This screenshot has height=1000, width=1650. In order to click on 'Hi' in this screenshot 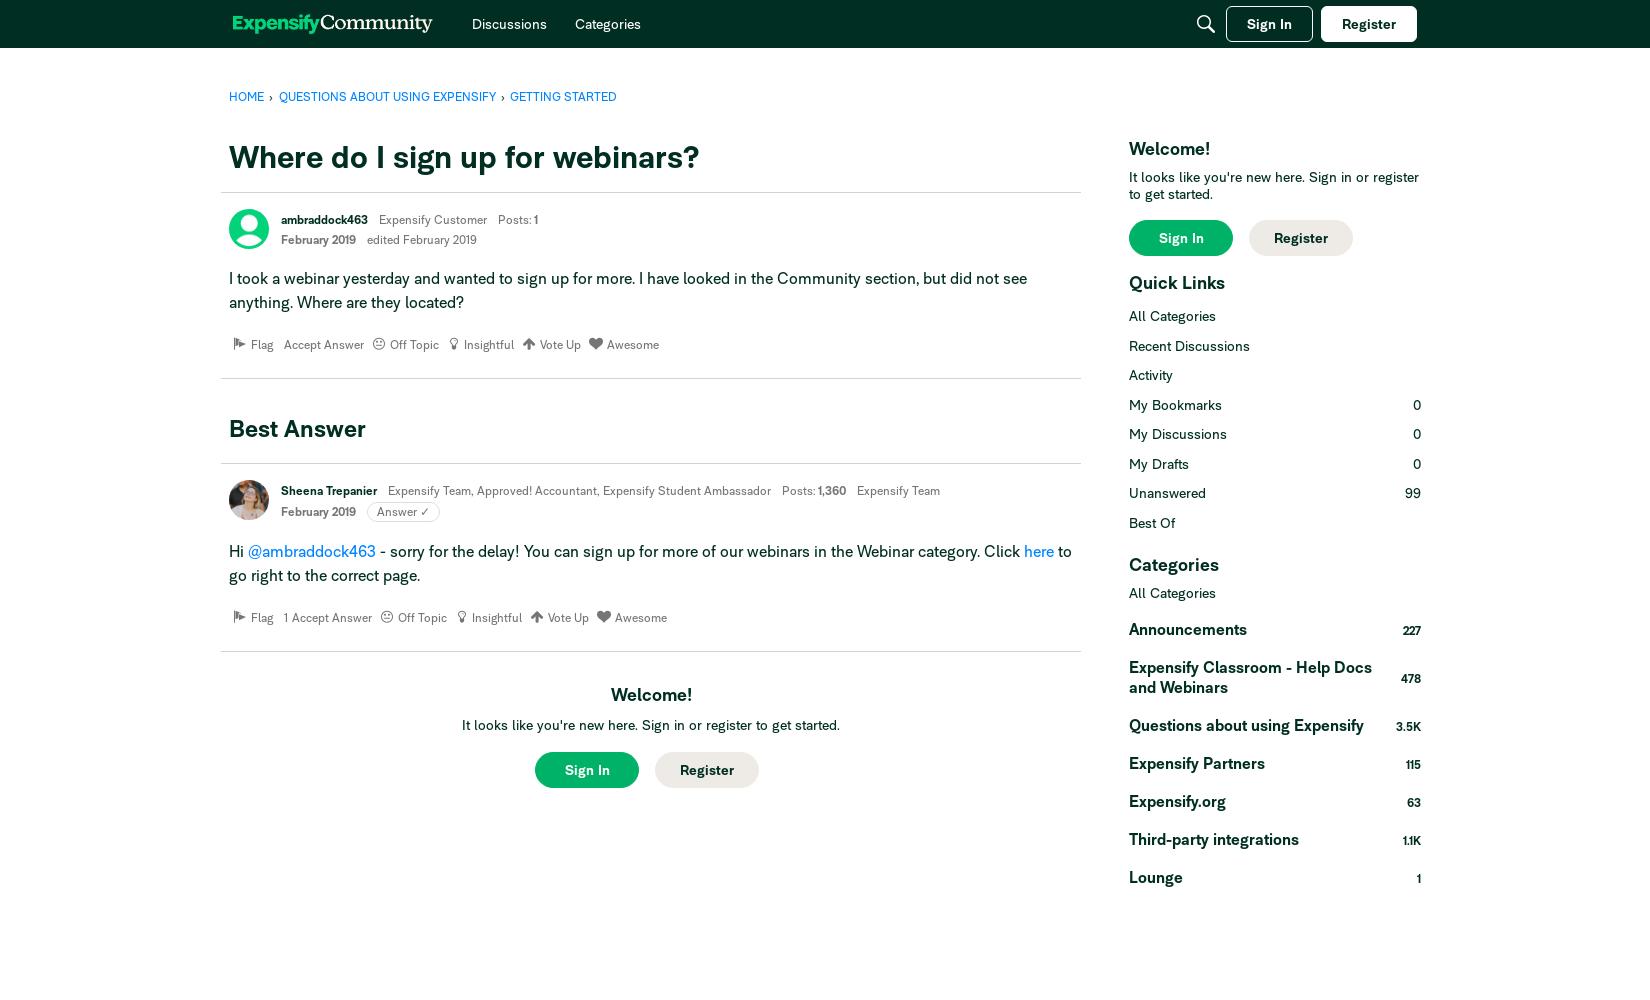, I will do `click(238, 551)`.